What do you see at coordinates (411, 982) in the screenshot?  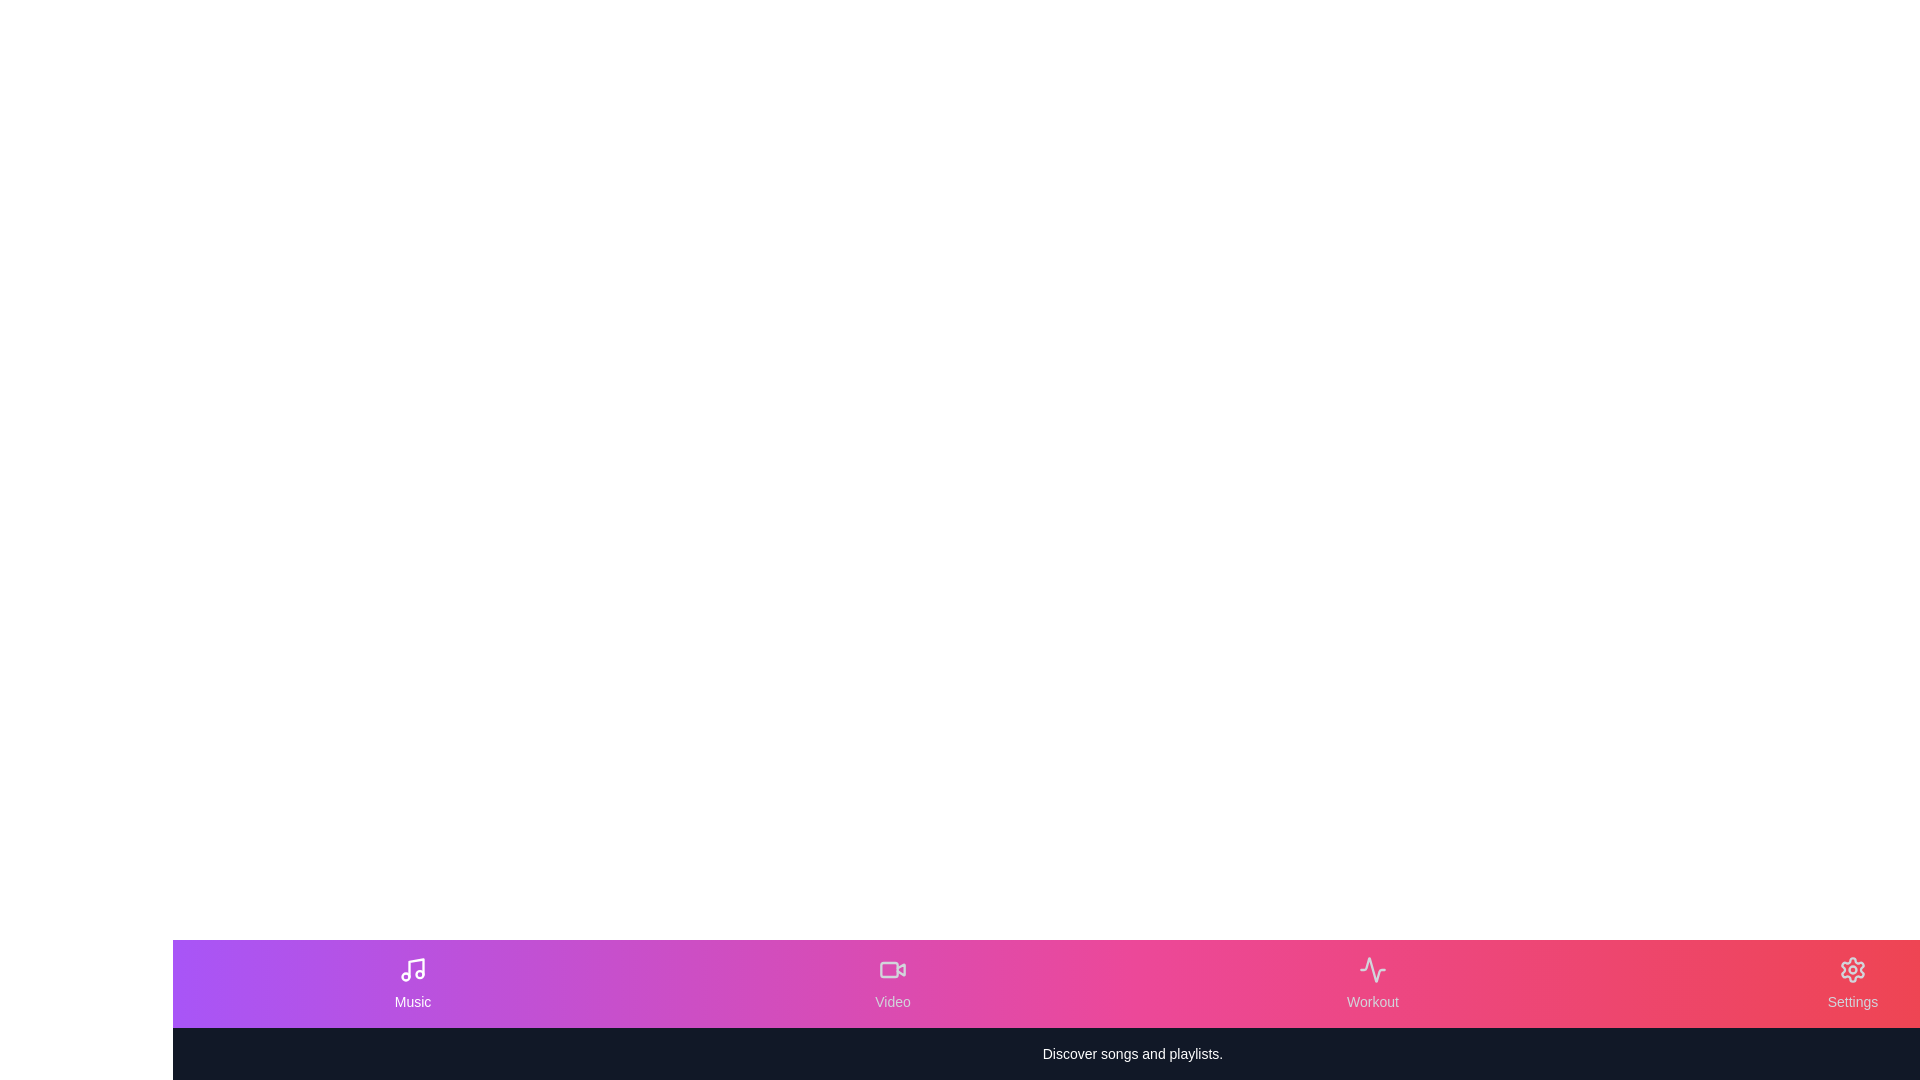 I see `the Music tab to view its tooltip` at bounding box center [411, 982].